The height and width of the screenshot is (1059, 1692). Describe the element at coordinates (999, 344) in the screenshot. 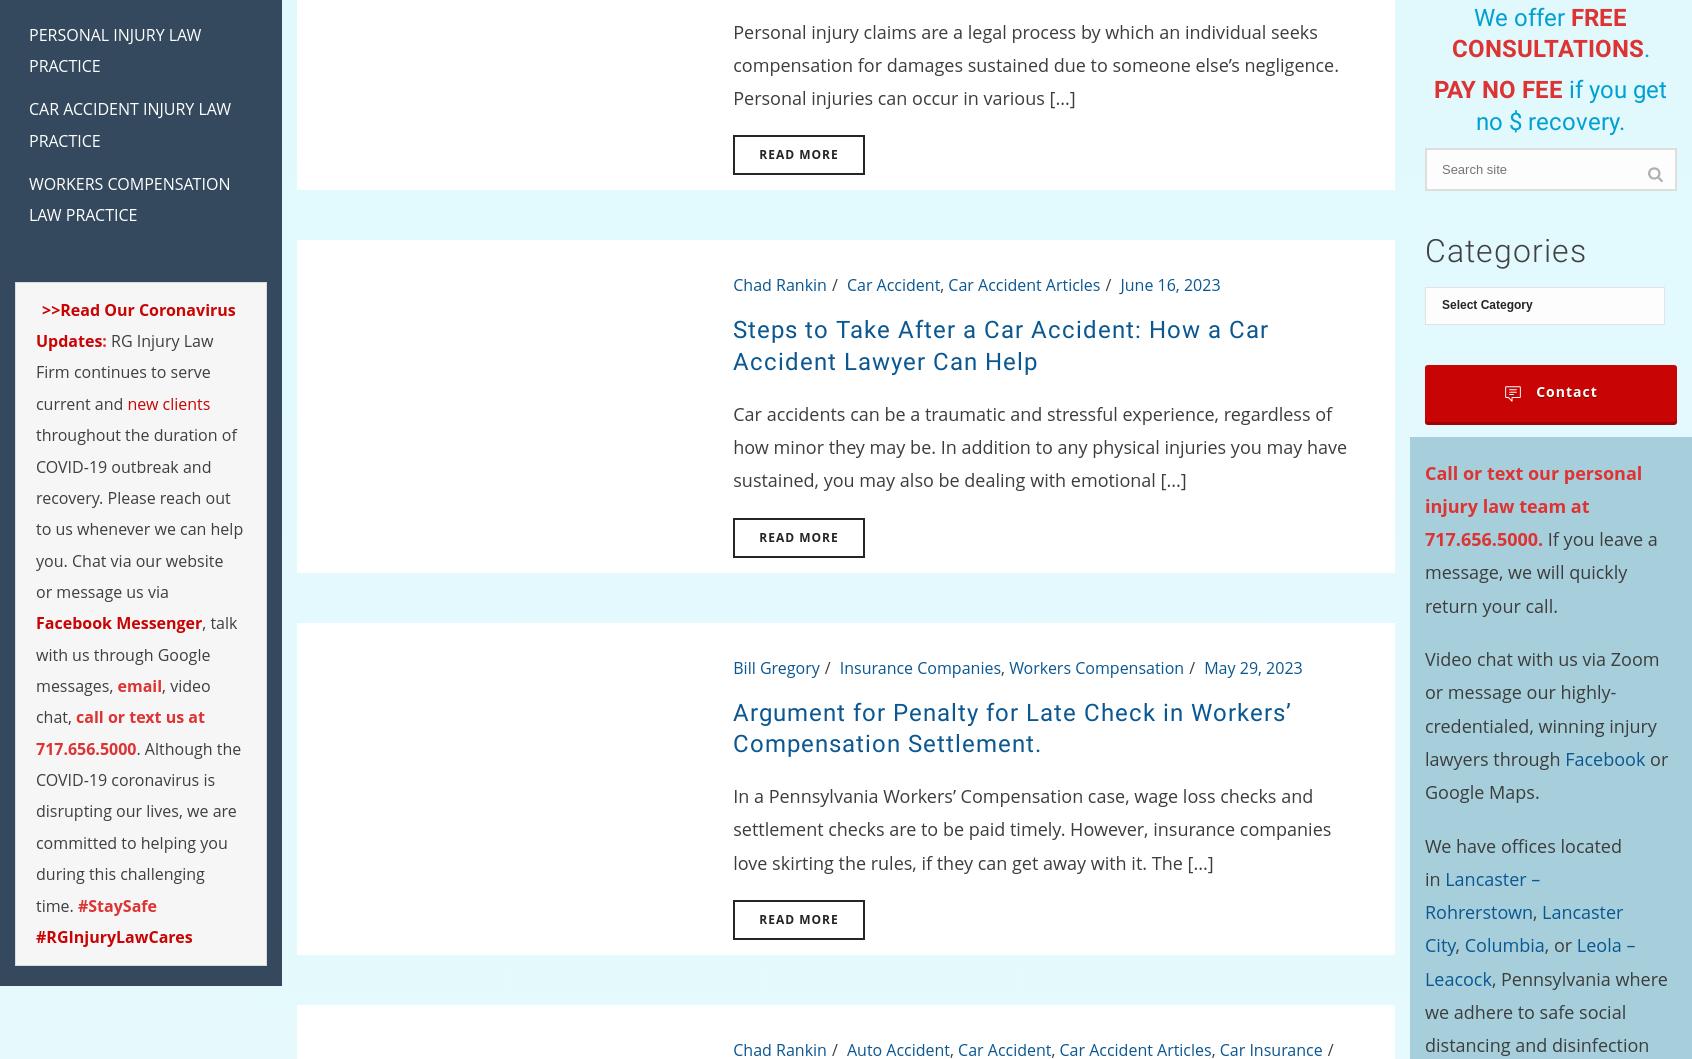

I see `'Steps to Take After a Car Accident: How a Car Accident Lawyer Can Help'` at that location.